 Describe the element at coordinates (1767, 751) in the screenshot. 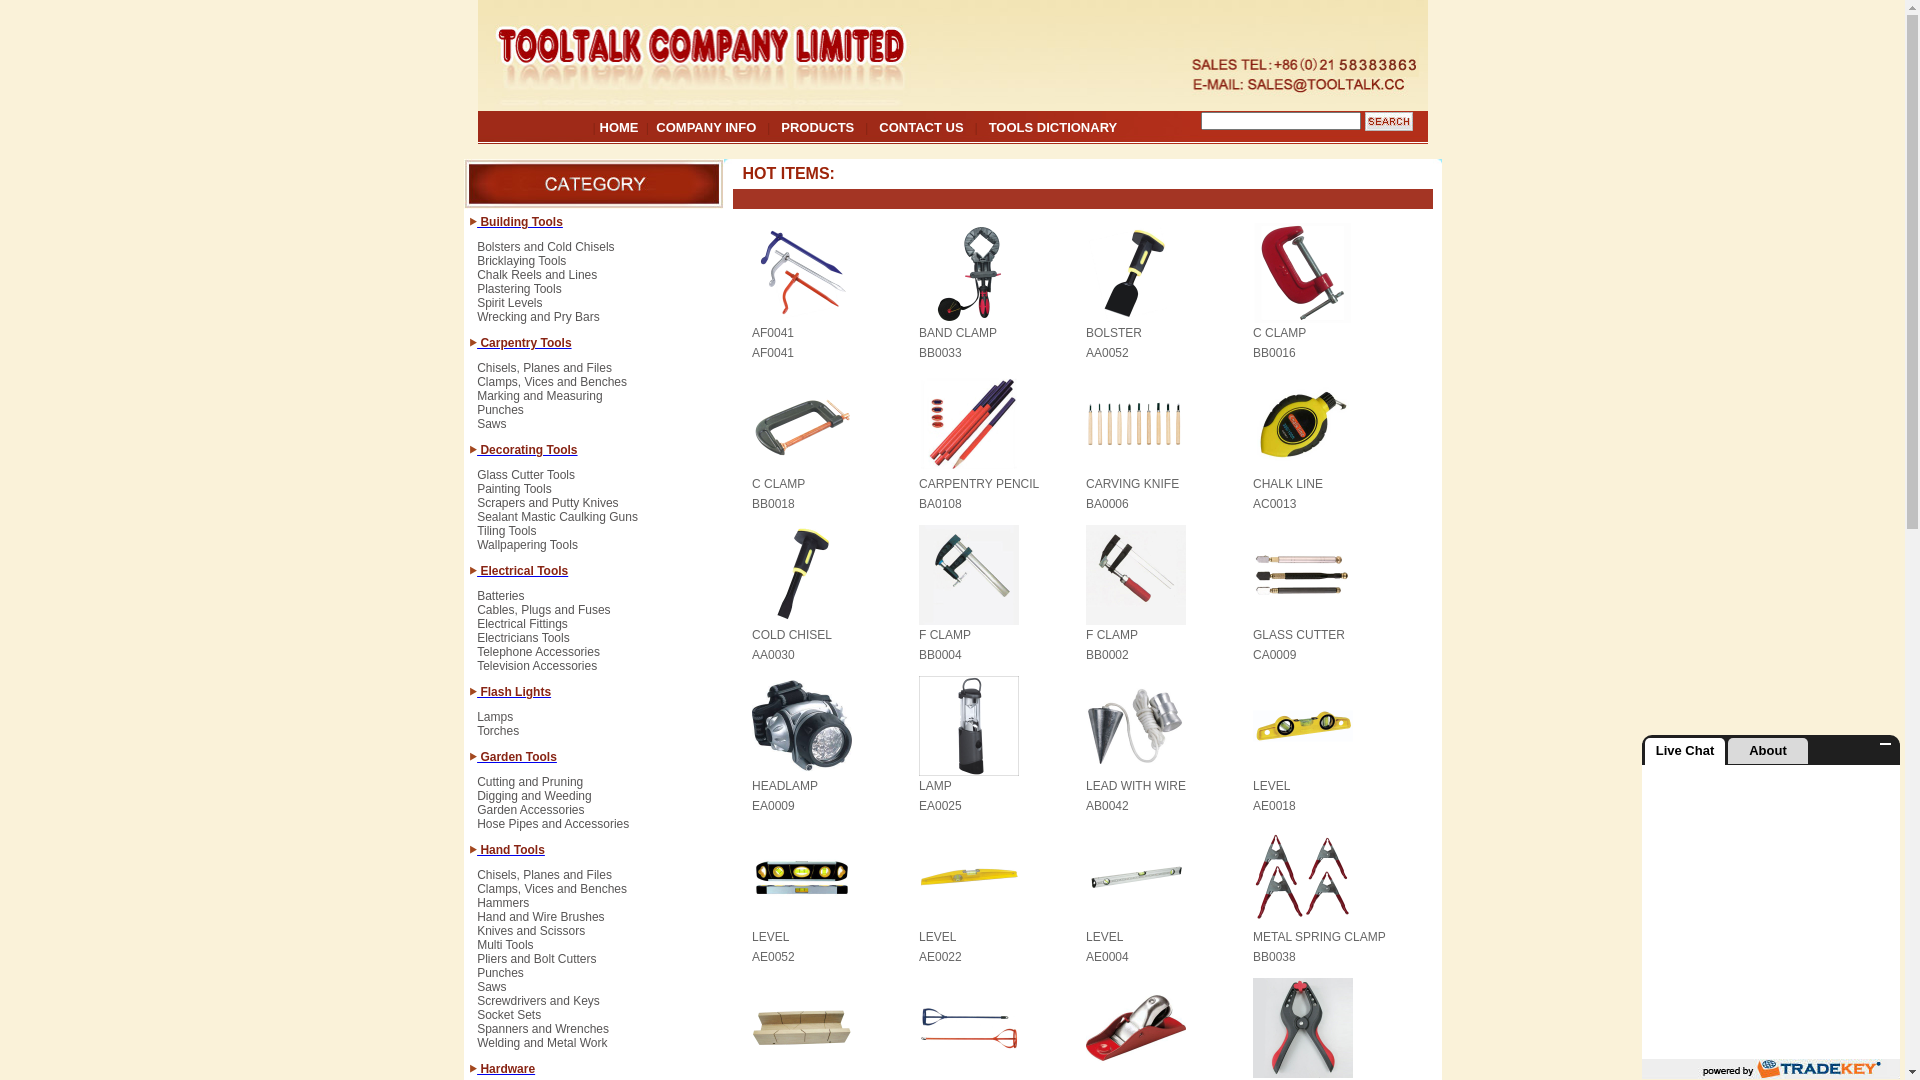

I see `'About'` at that location.